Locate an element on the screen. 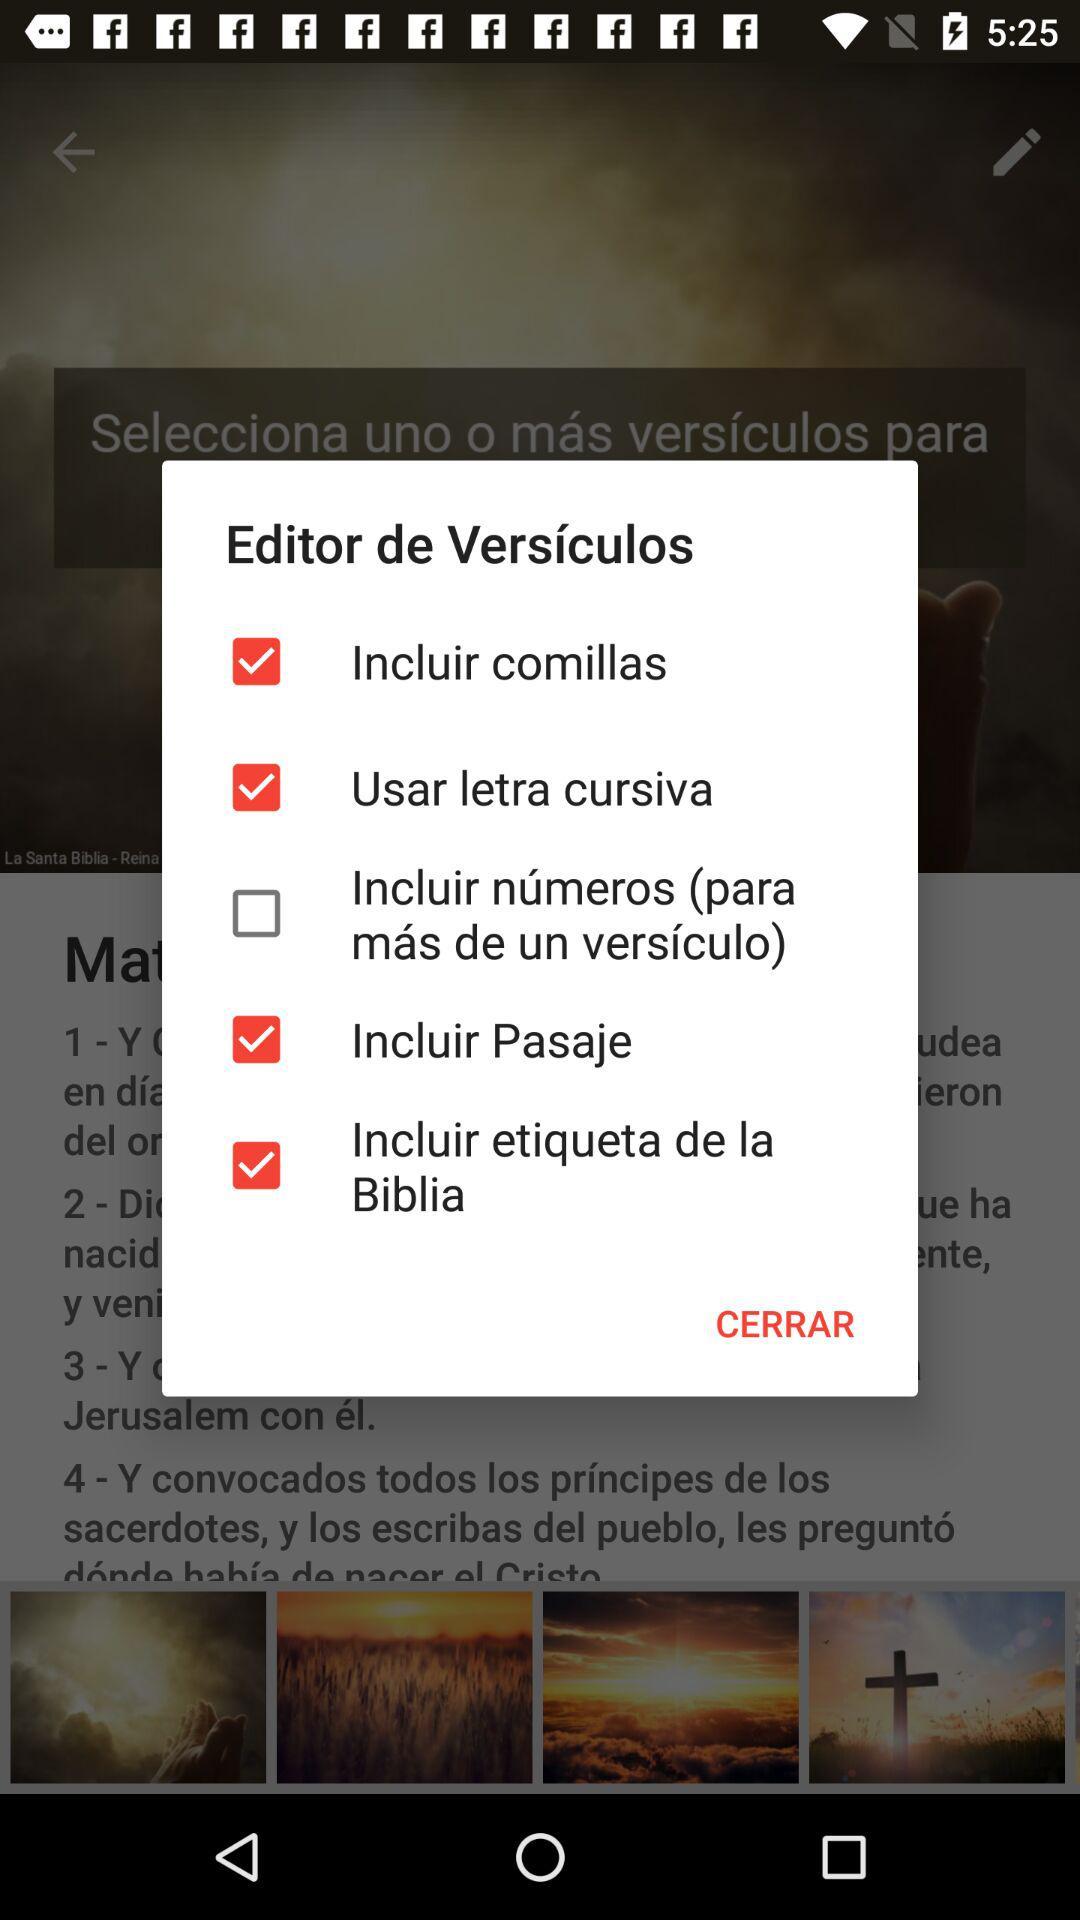 Image resolution: width=1080 pixels, height=1920 pixels. incluir pasaje item is located at coordinates (540, 1039).